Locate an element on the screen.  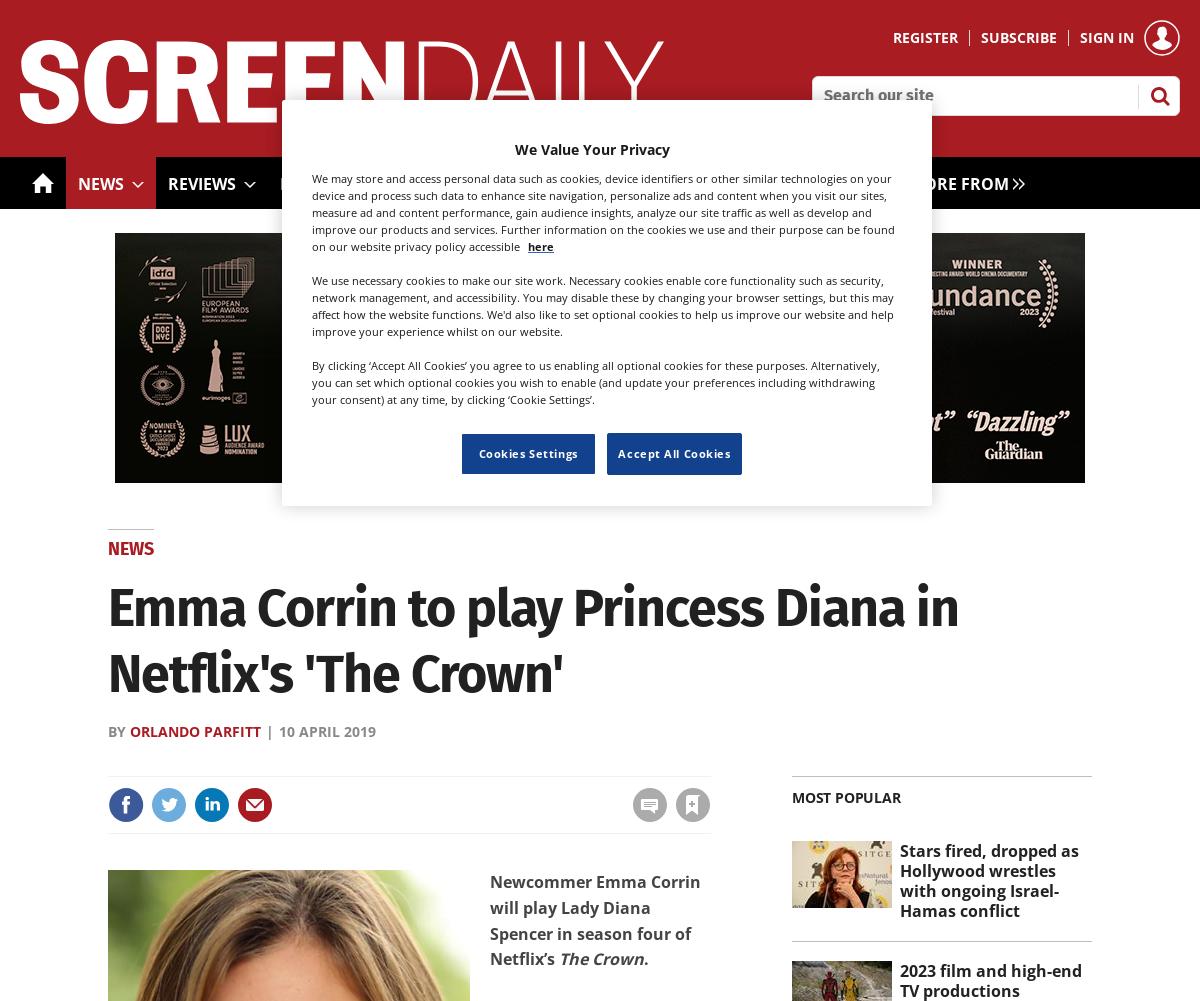
'Features' is located at coordinates (319, 183).